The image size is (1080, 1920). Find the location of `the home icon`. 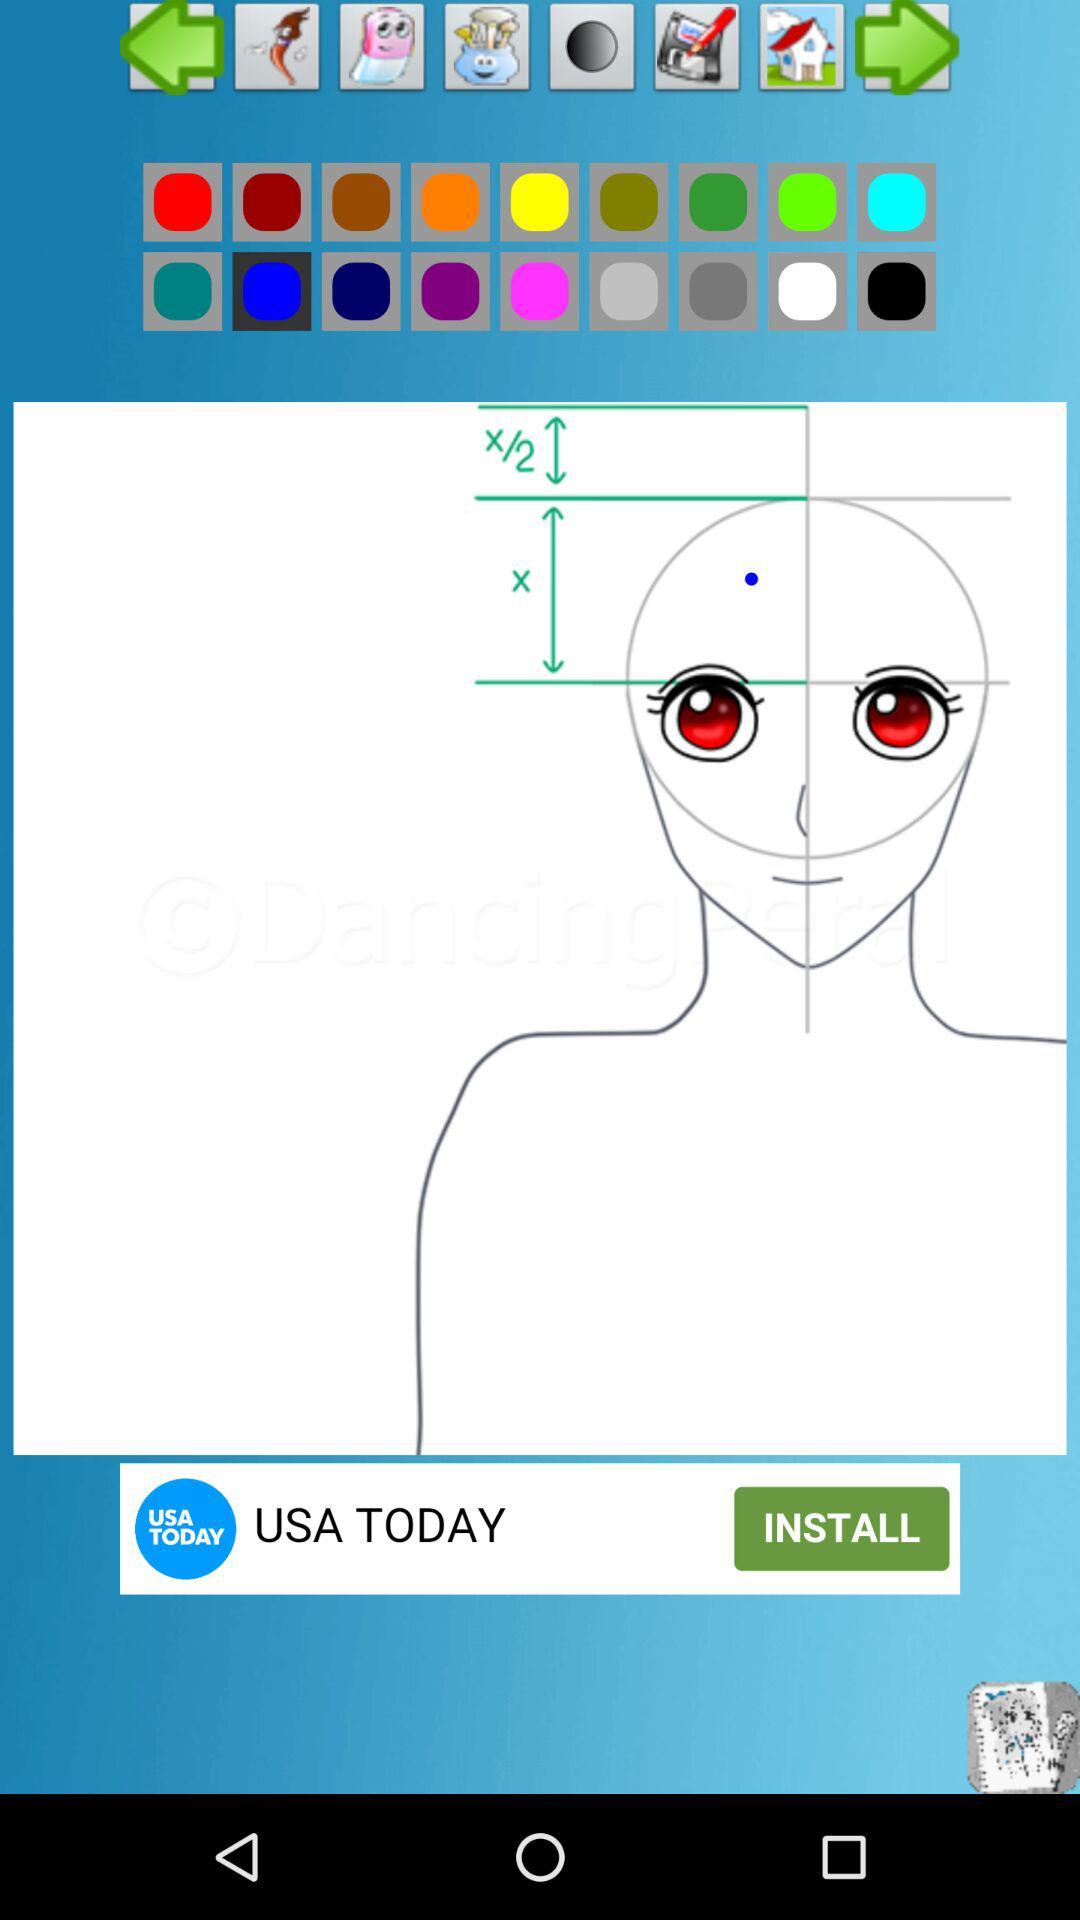

the home icon is located at coordinates (801, 56).